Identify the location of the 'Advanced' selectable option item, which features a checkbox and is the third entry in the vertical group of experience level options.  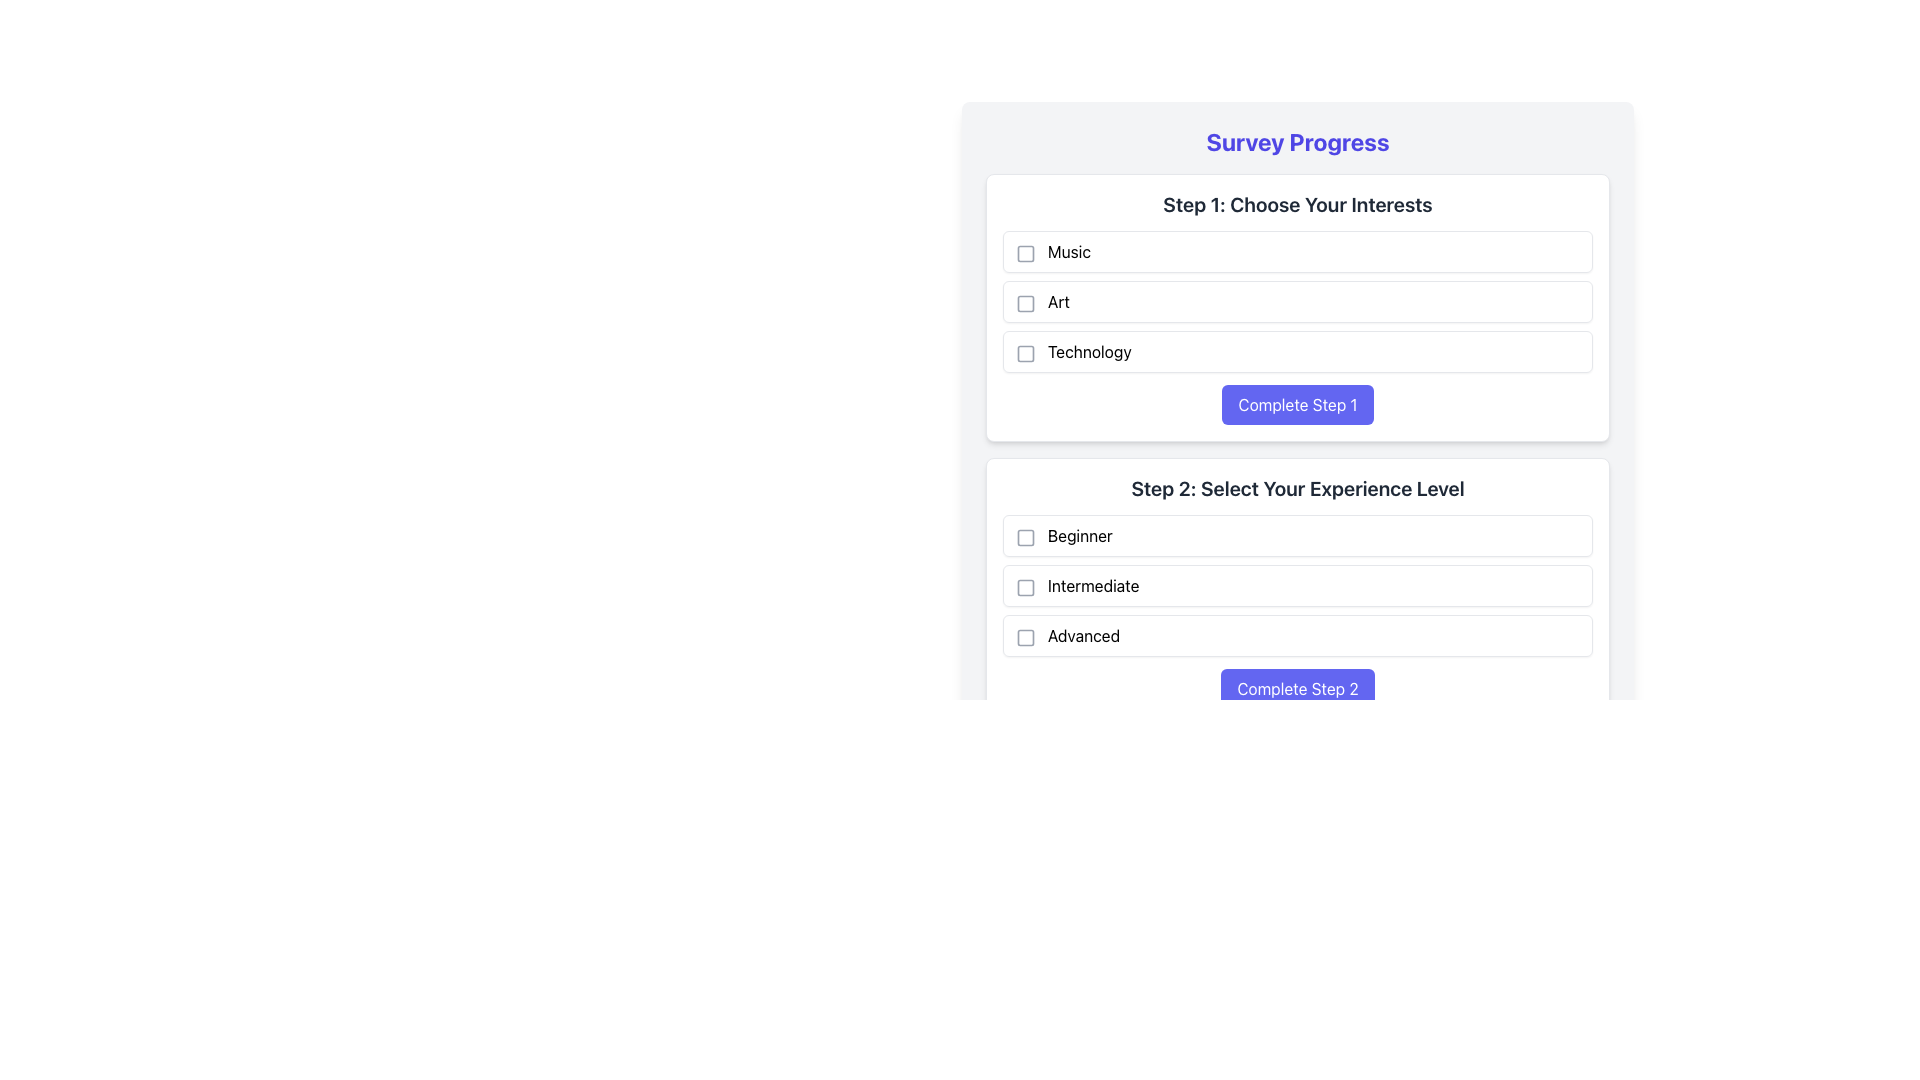
(1297, 636).